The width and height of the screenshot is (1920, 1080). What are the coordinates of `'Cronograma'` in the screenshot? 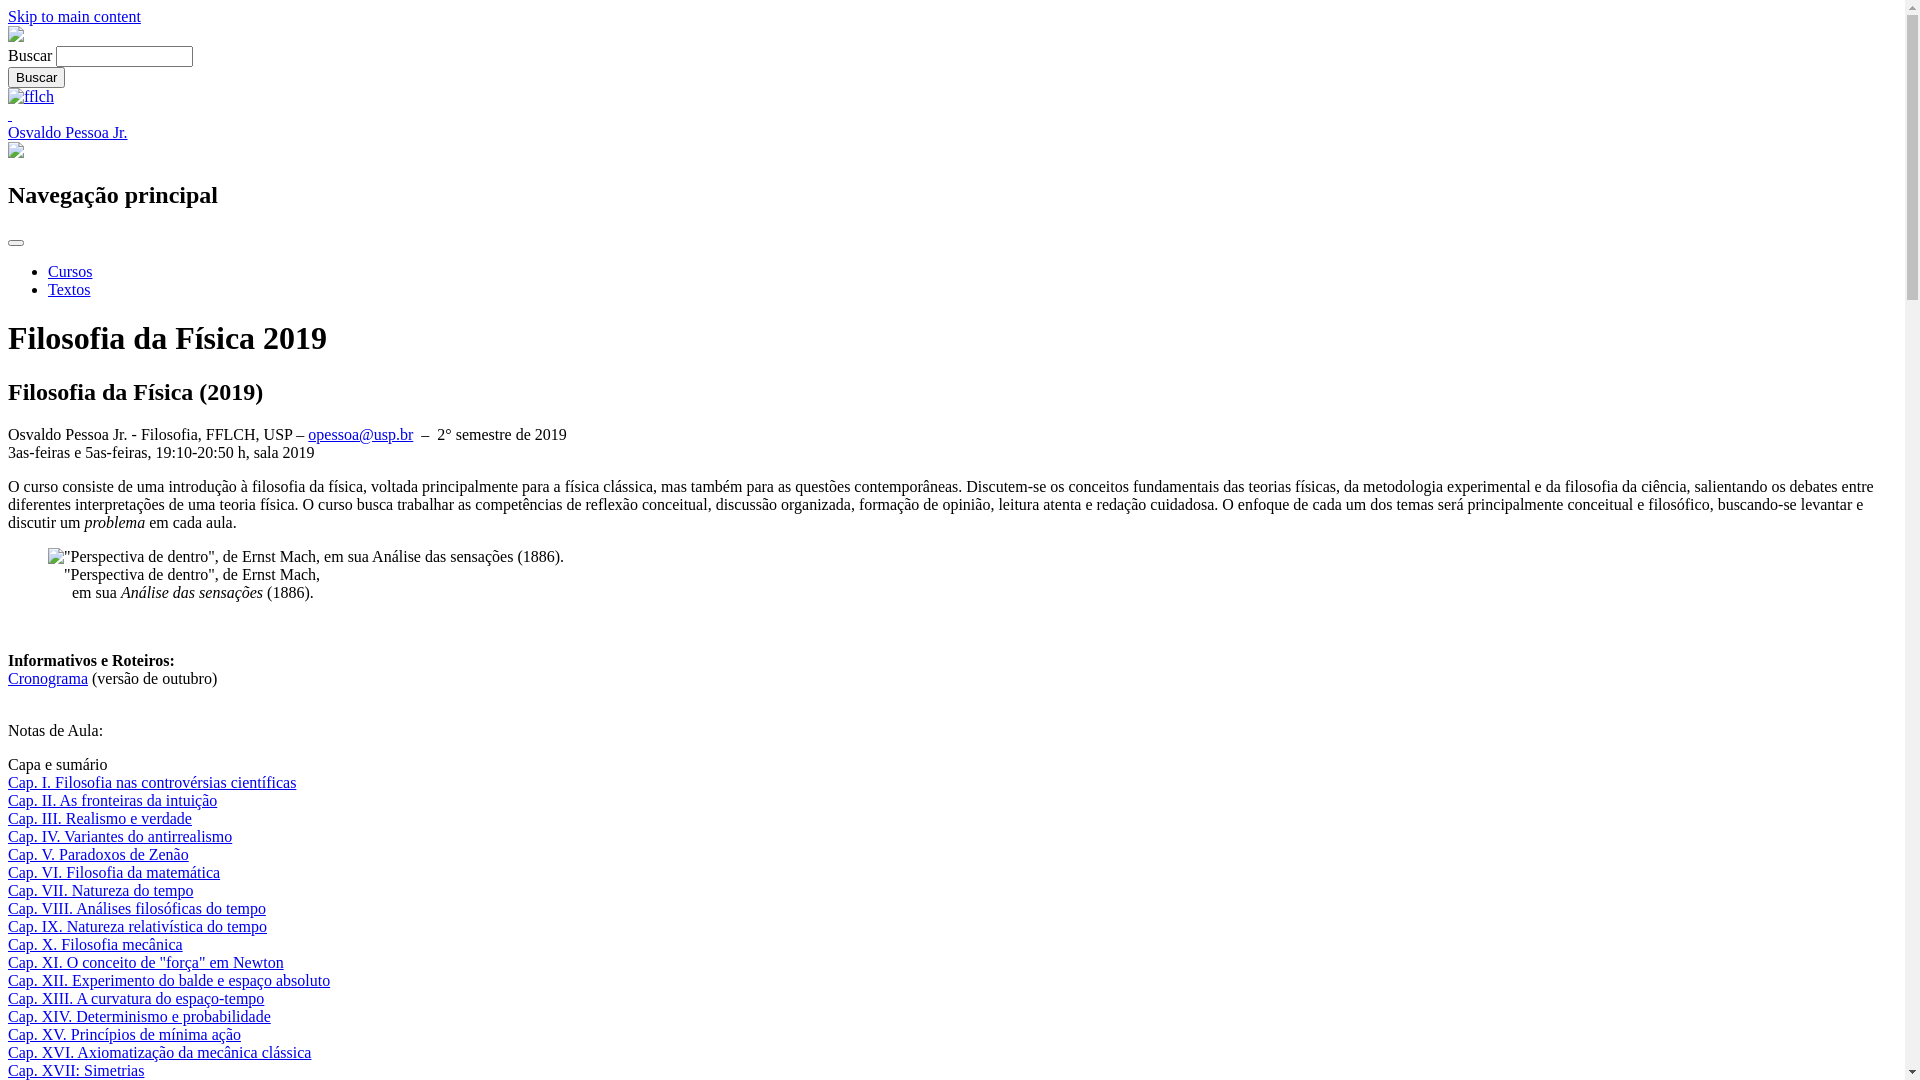 It's located at (48, 677).